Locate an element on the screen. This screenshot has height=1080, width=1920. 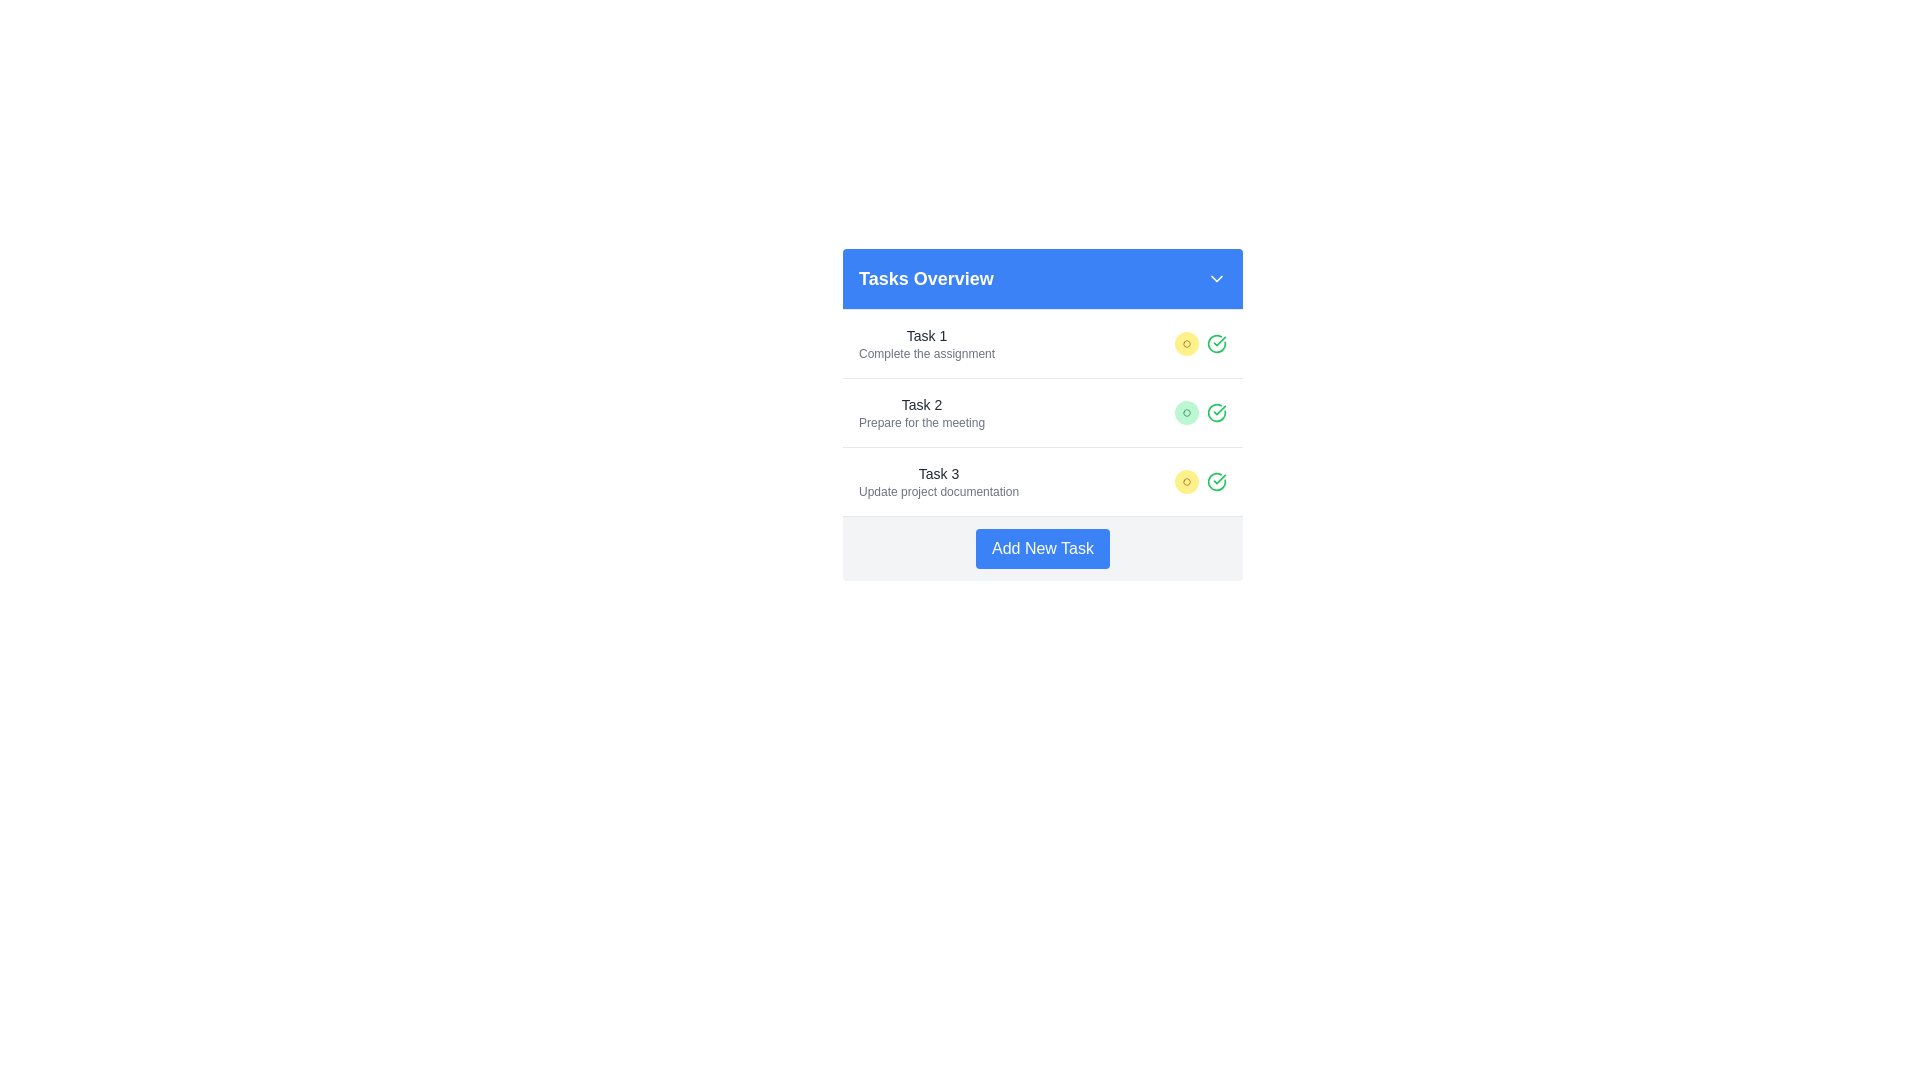
the first list item in the 'Tasks Overview' section that displays 'Task 1' with the action 'Complete the assignment' and a yellow 'pending' badge is located at coordinates (1041, 343).